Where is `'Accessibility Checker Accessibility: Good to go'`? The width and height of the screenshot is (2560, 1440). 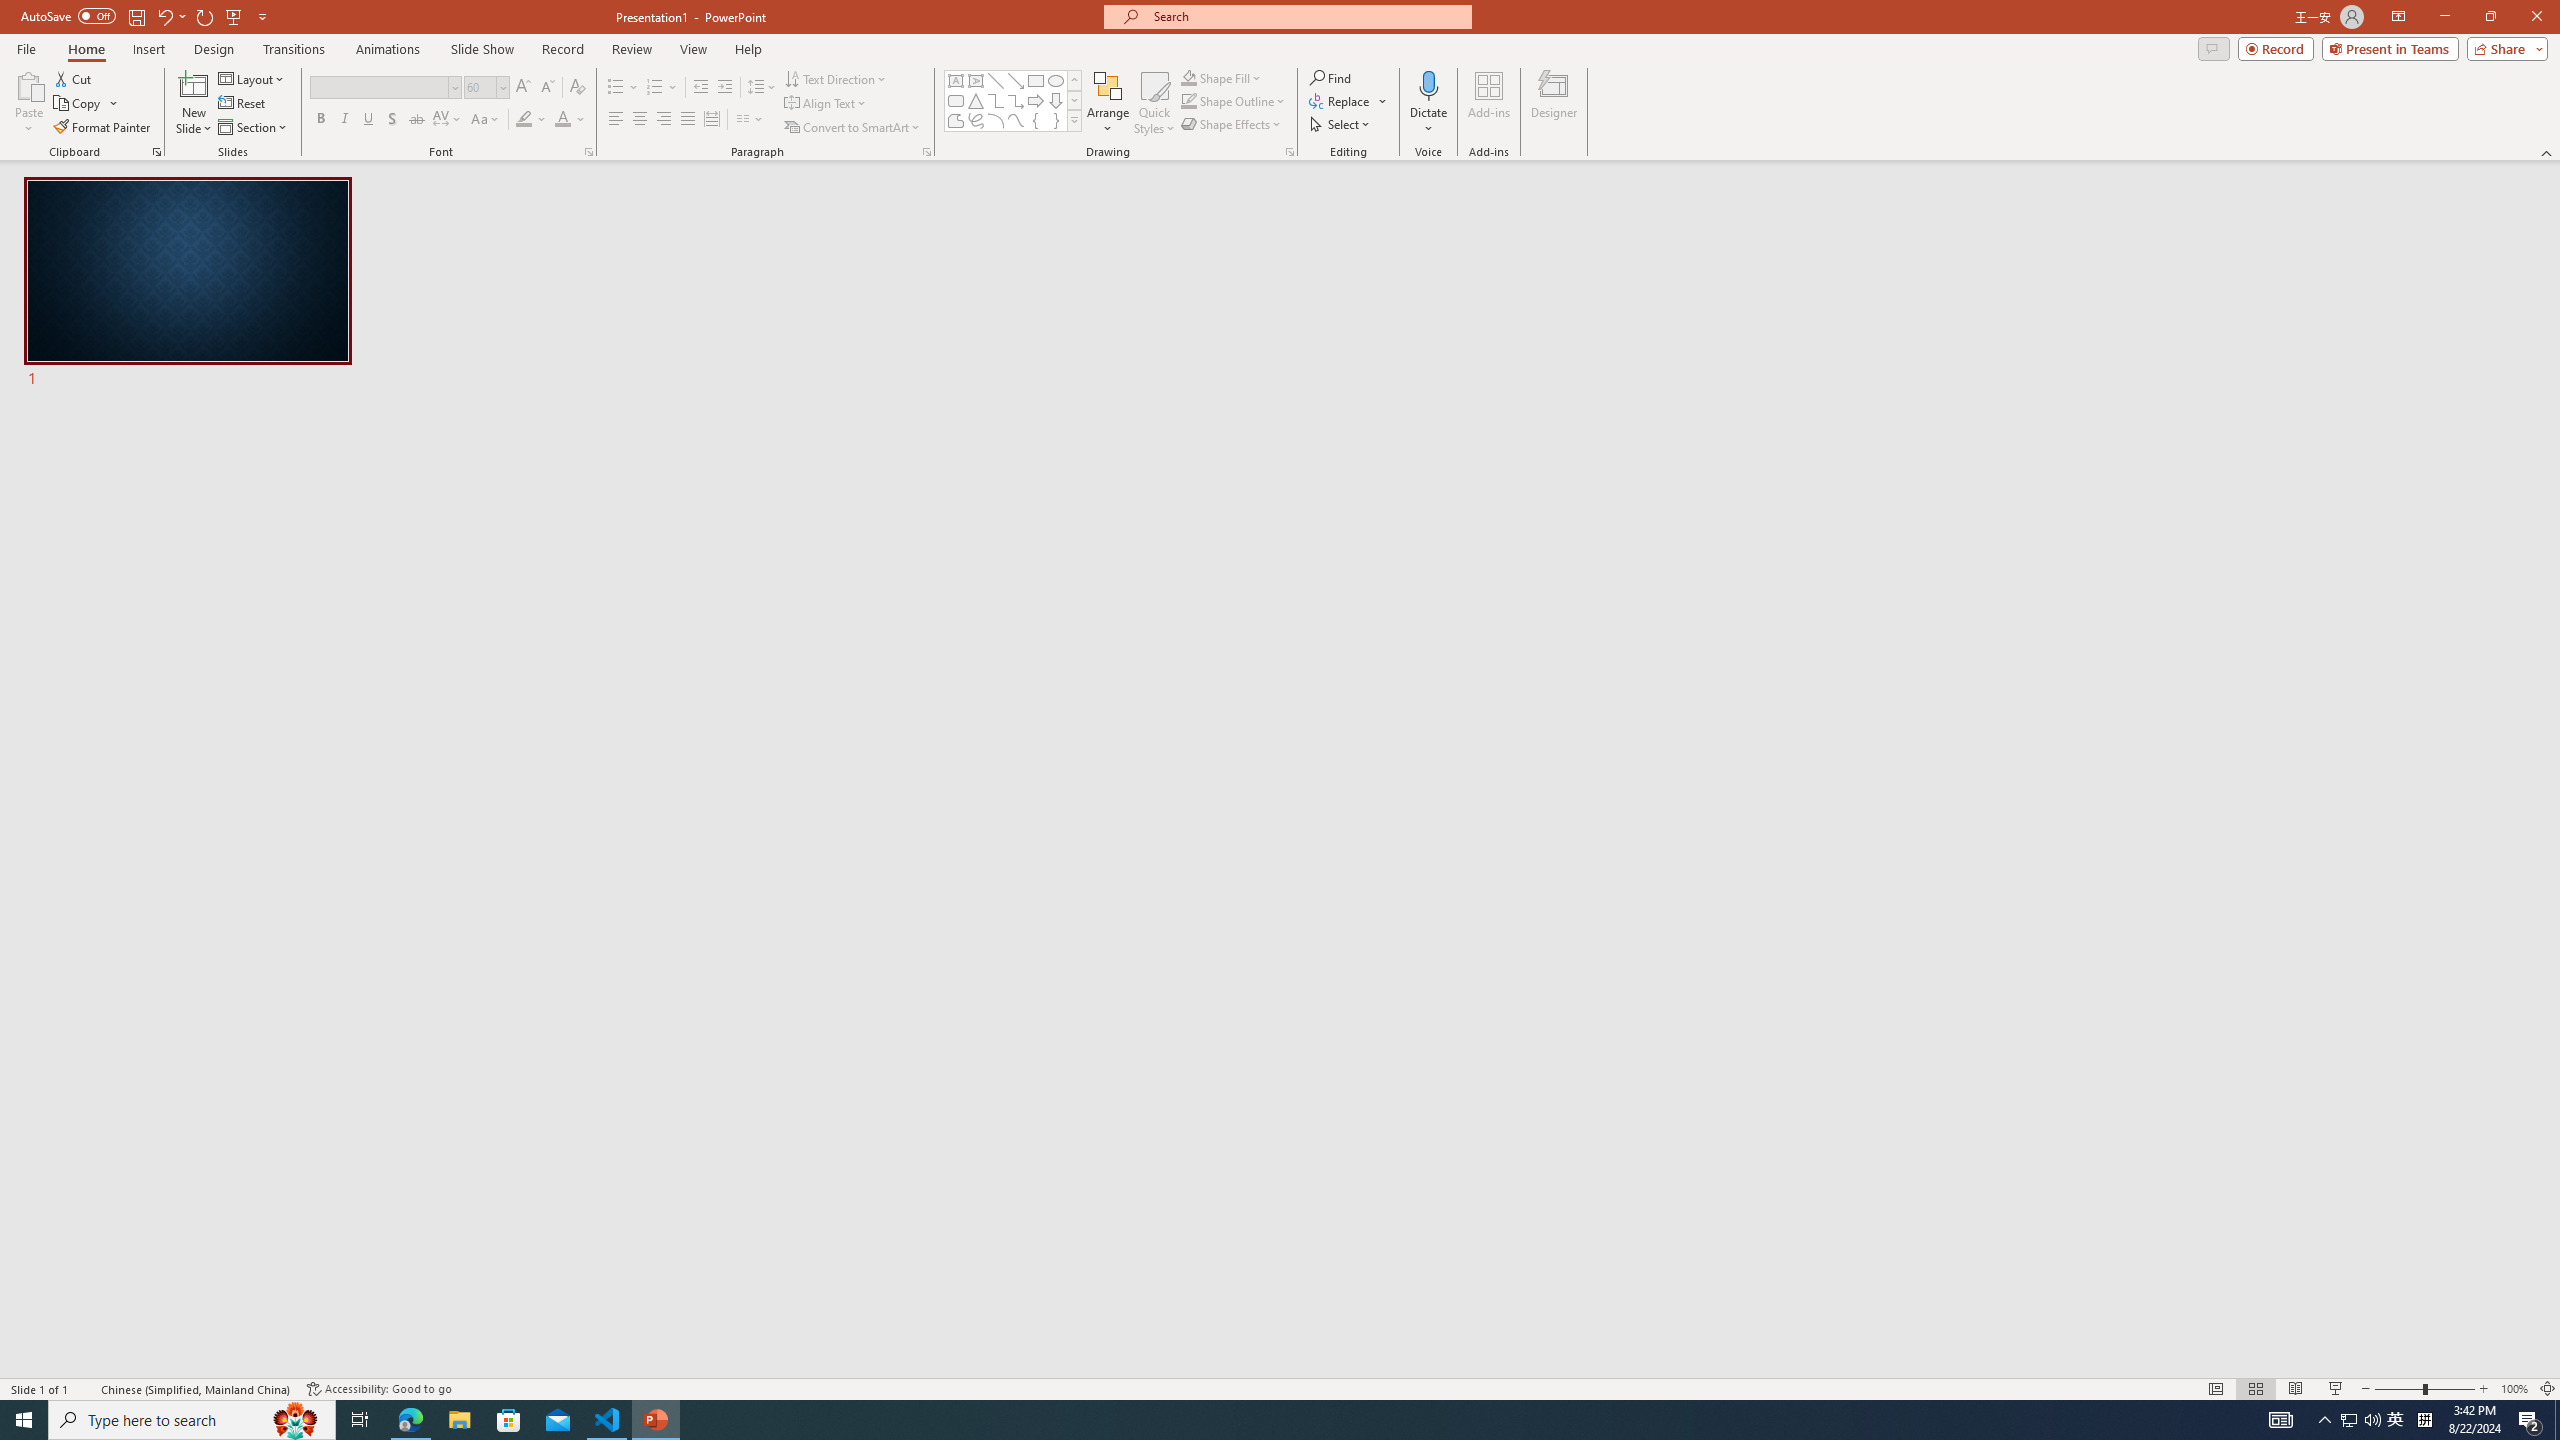 'Accessibility Checker Accessibility: Good to go' is located at coordinates (379, 1389).